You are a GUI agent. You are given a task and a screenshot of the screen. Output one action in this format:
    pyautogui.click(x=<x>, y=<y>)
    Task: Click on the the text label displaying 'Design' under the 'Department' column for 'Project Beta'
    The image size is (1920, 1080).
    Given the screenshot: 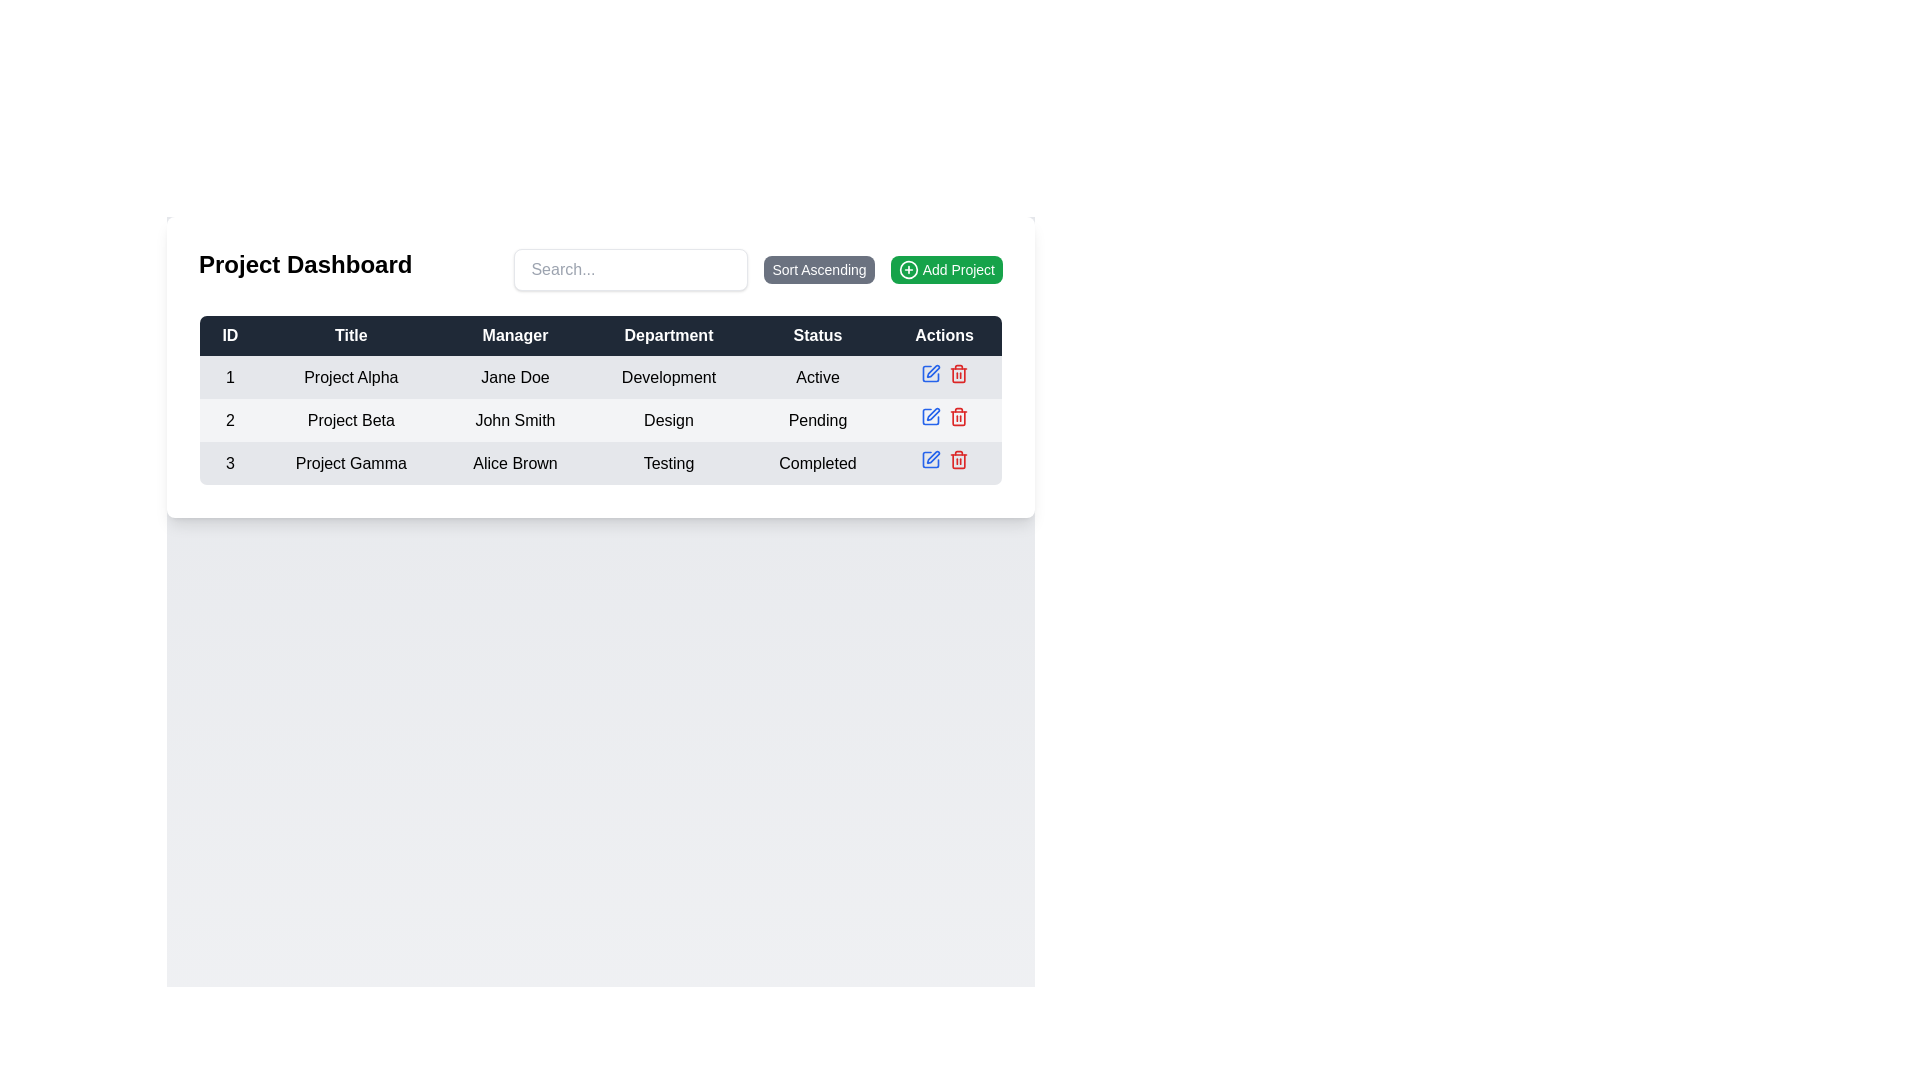 What is the action you would take?
    pyautogui.click(x=668, y=419)
    